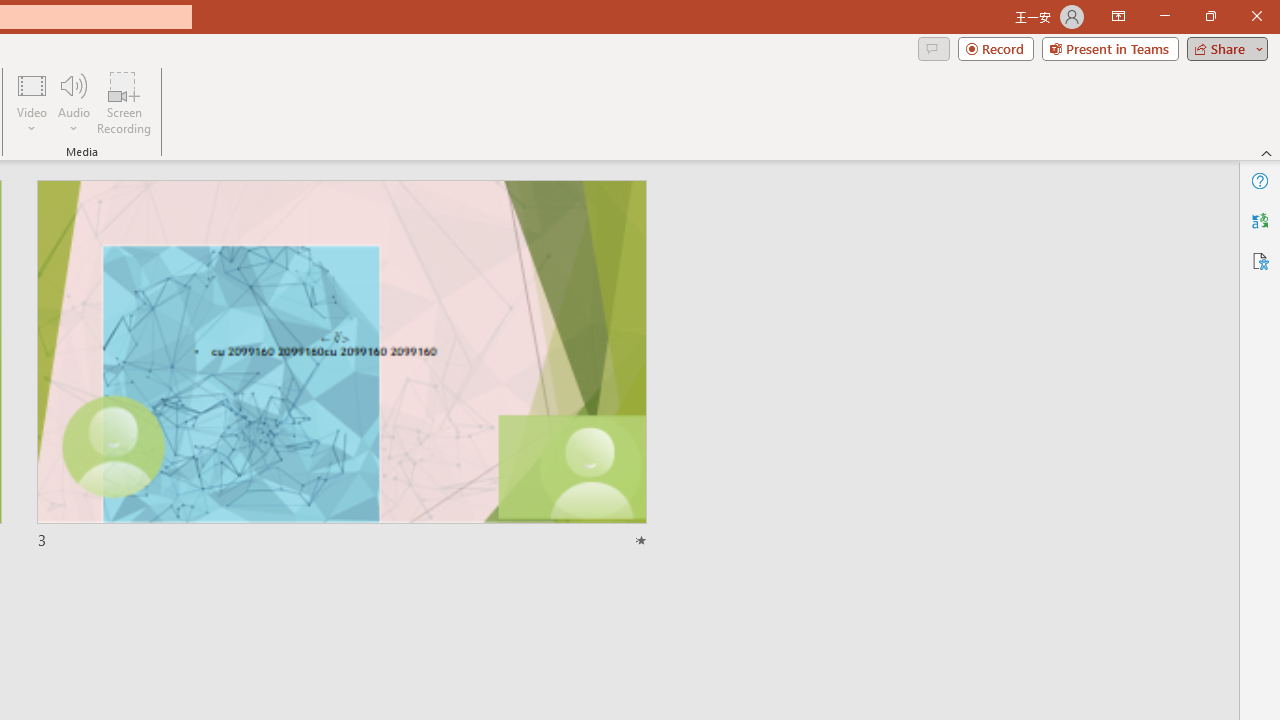 This screenshot has height=720, width=1280. What do you see at coordinates (1164, 16) in the screenshot?
I see `'Minimize'` at bounding box center [1164, 16].